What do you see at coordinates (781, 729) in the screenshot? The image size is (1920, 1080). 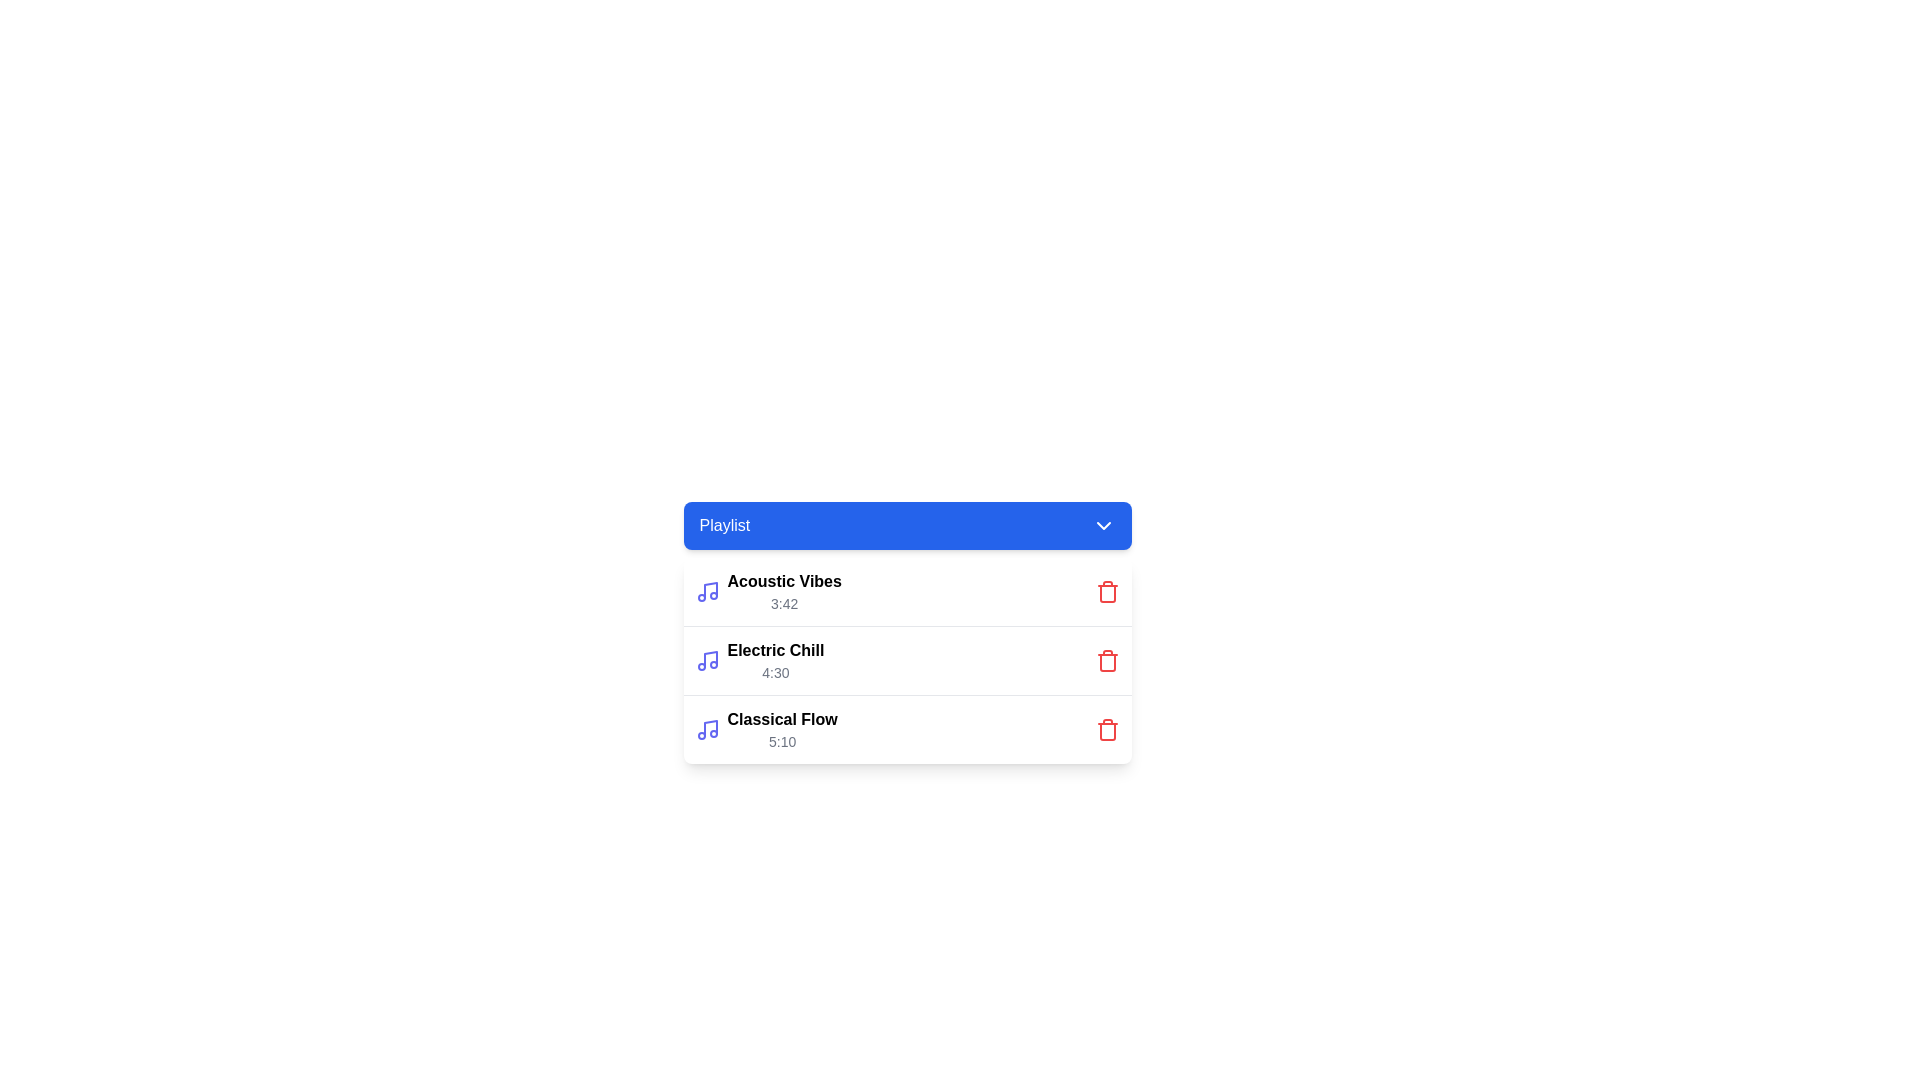 I see `song title 'Classical Flow' and its duration '5:10' displayed in the text display, which is the third item in the playlist under the title 'Playlist'` at bounding box center [781, 729].